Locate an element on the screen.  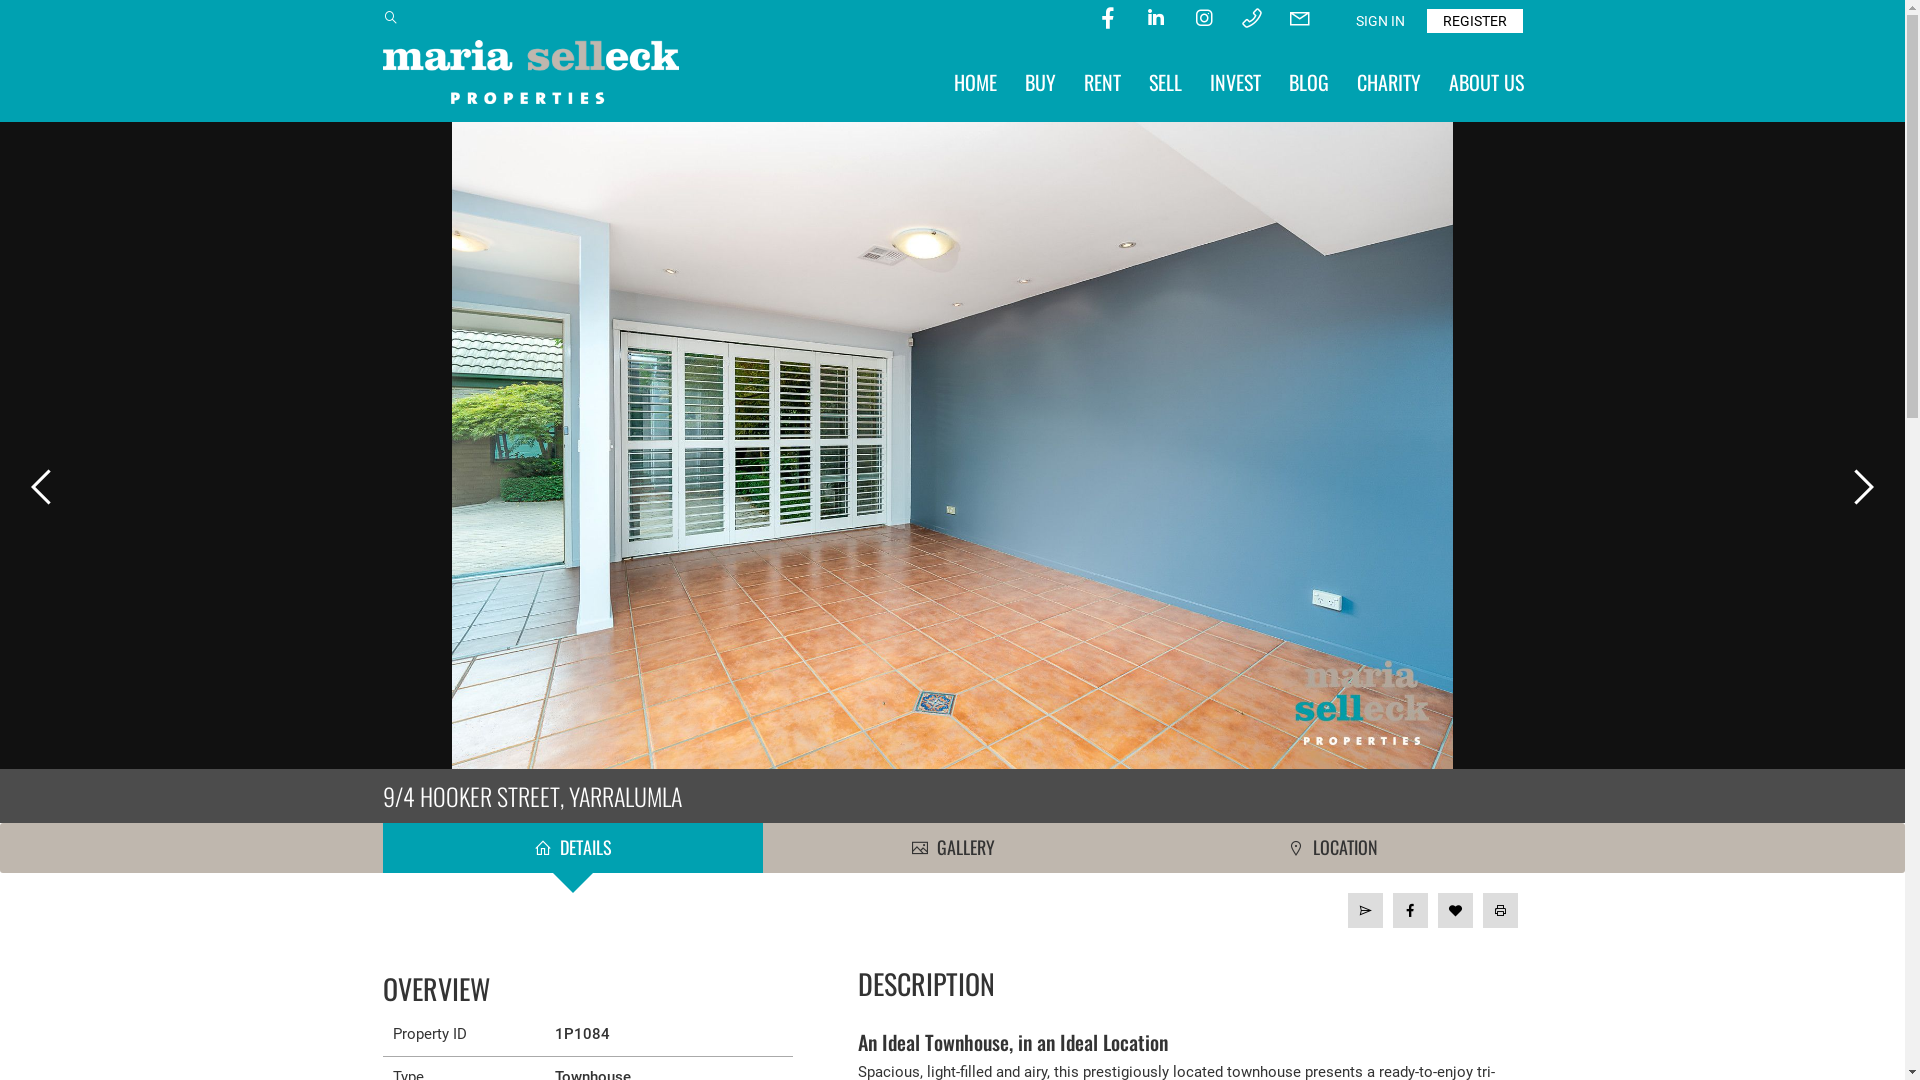
'HOME' is located at coordinates (975, 80).